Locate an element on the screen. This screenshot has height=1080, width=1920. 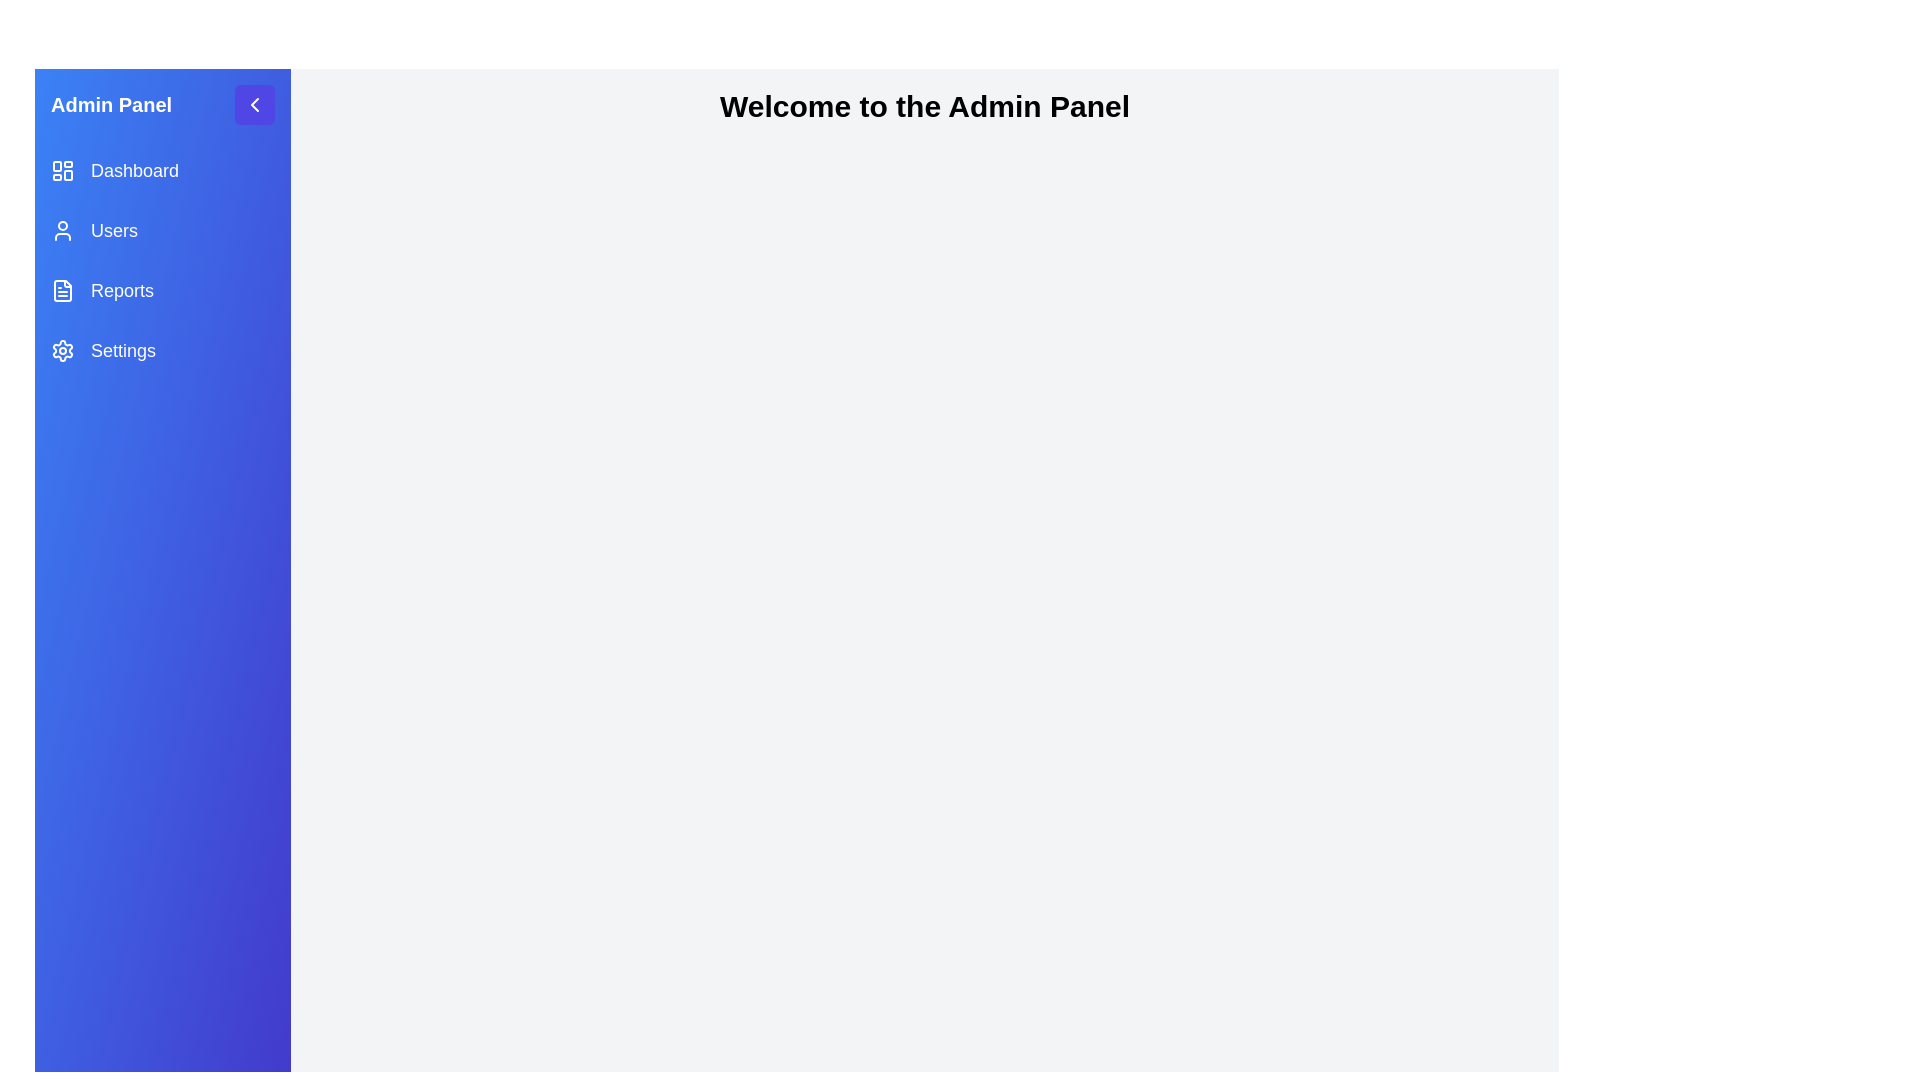
the Navigation Button that navigates to the 'Reports' section of the application is located at coordinates (101, 290).